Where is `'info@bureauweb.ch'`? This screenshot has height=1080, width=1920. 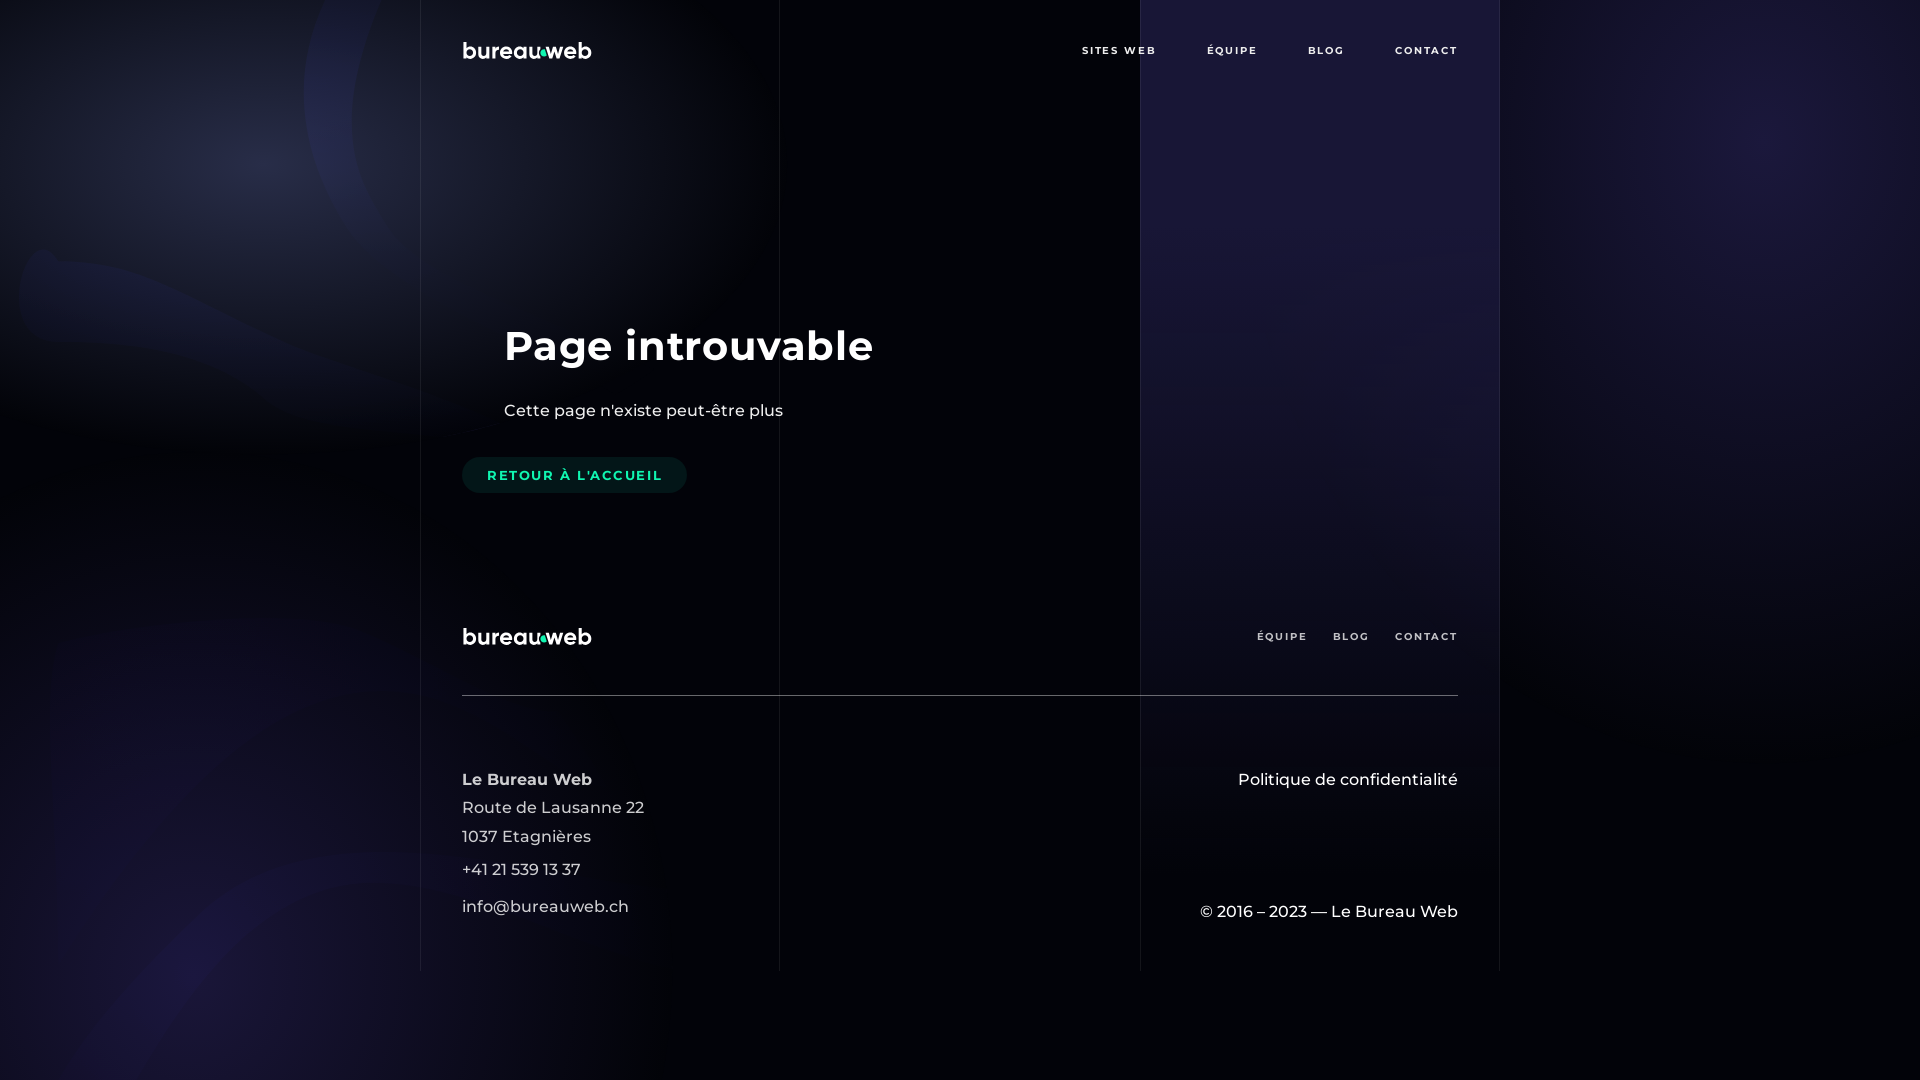 'info@bureauweb.ch' is located at coordinates (460, 907).